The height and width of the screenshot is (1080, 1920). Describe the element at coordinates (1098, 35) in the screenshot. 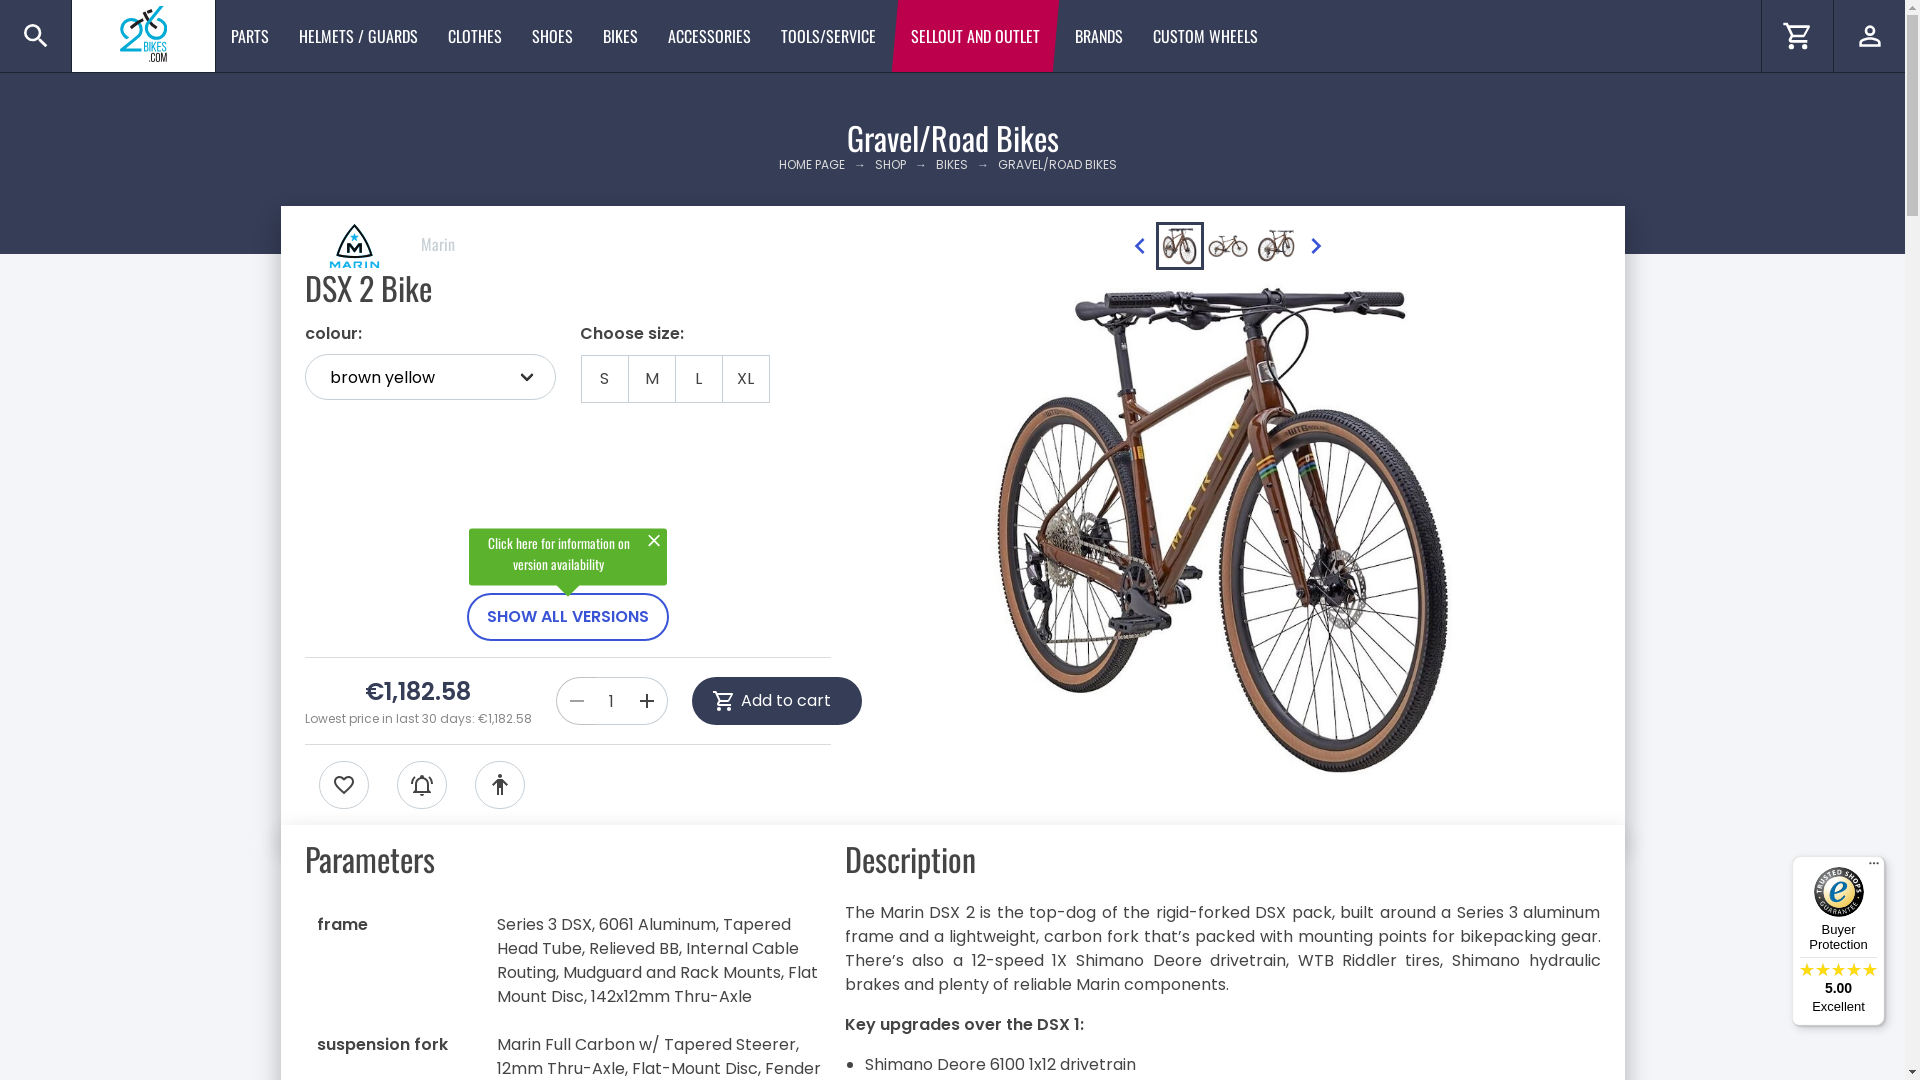

I see `'BRANDS'` at that location.